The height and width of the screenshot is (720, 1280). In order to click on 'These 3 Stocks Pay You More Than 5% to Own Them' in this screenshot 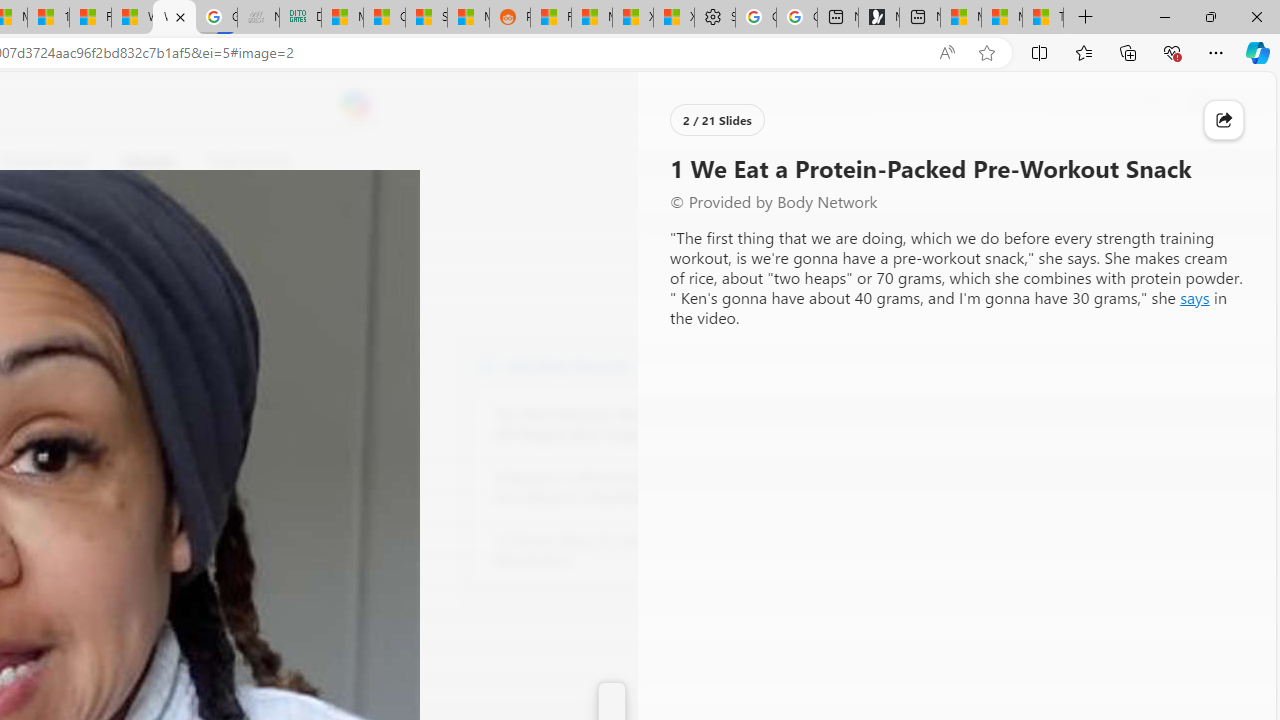, I will do `click(1042, 17)`.